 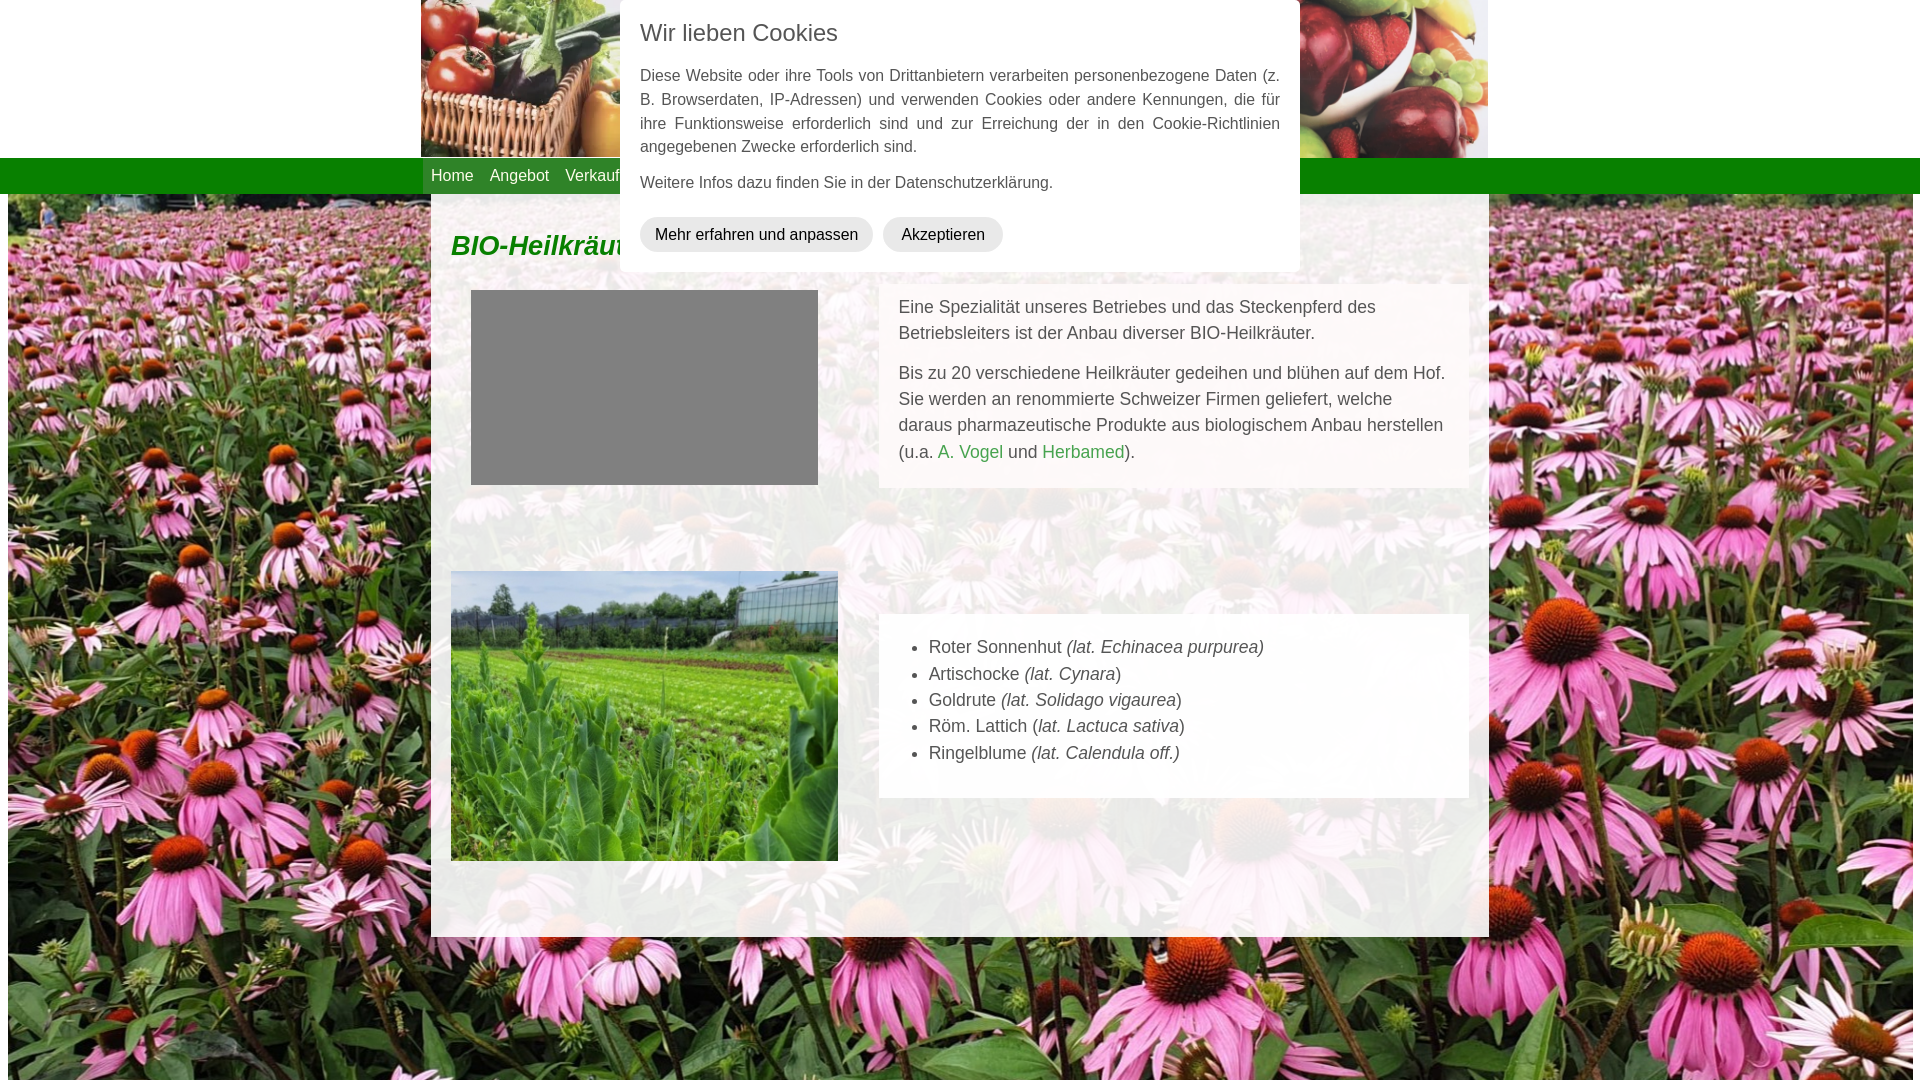 What do you see at coordinates (755, 233) in the screenshot?
I see `'Mehr erfahren und anpassen'` at bounding box center [755, 233].